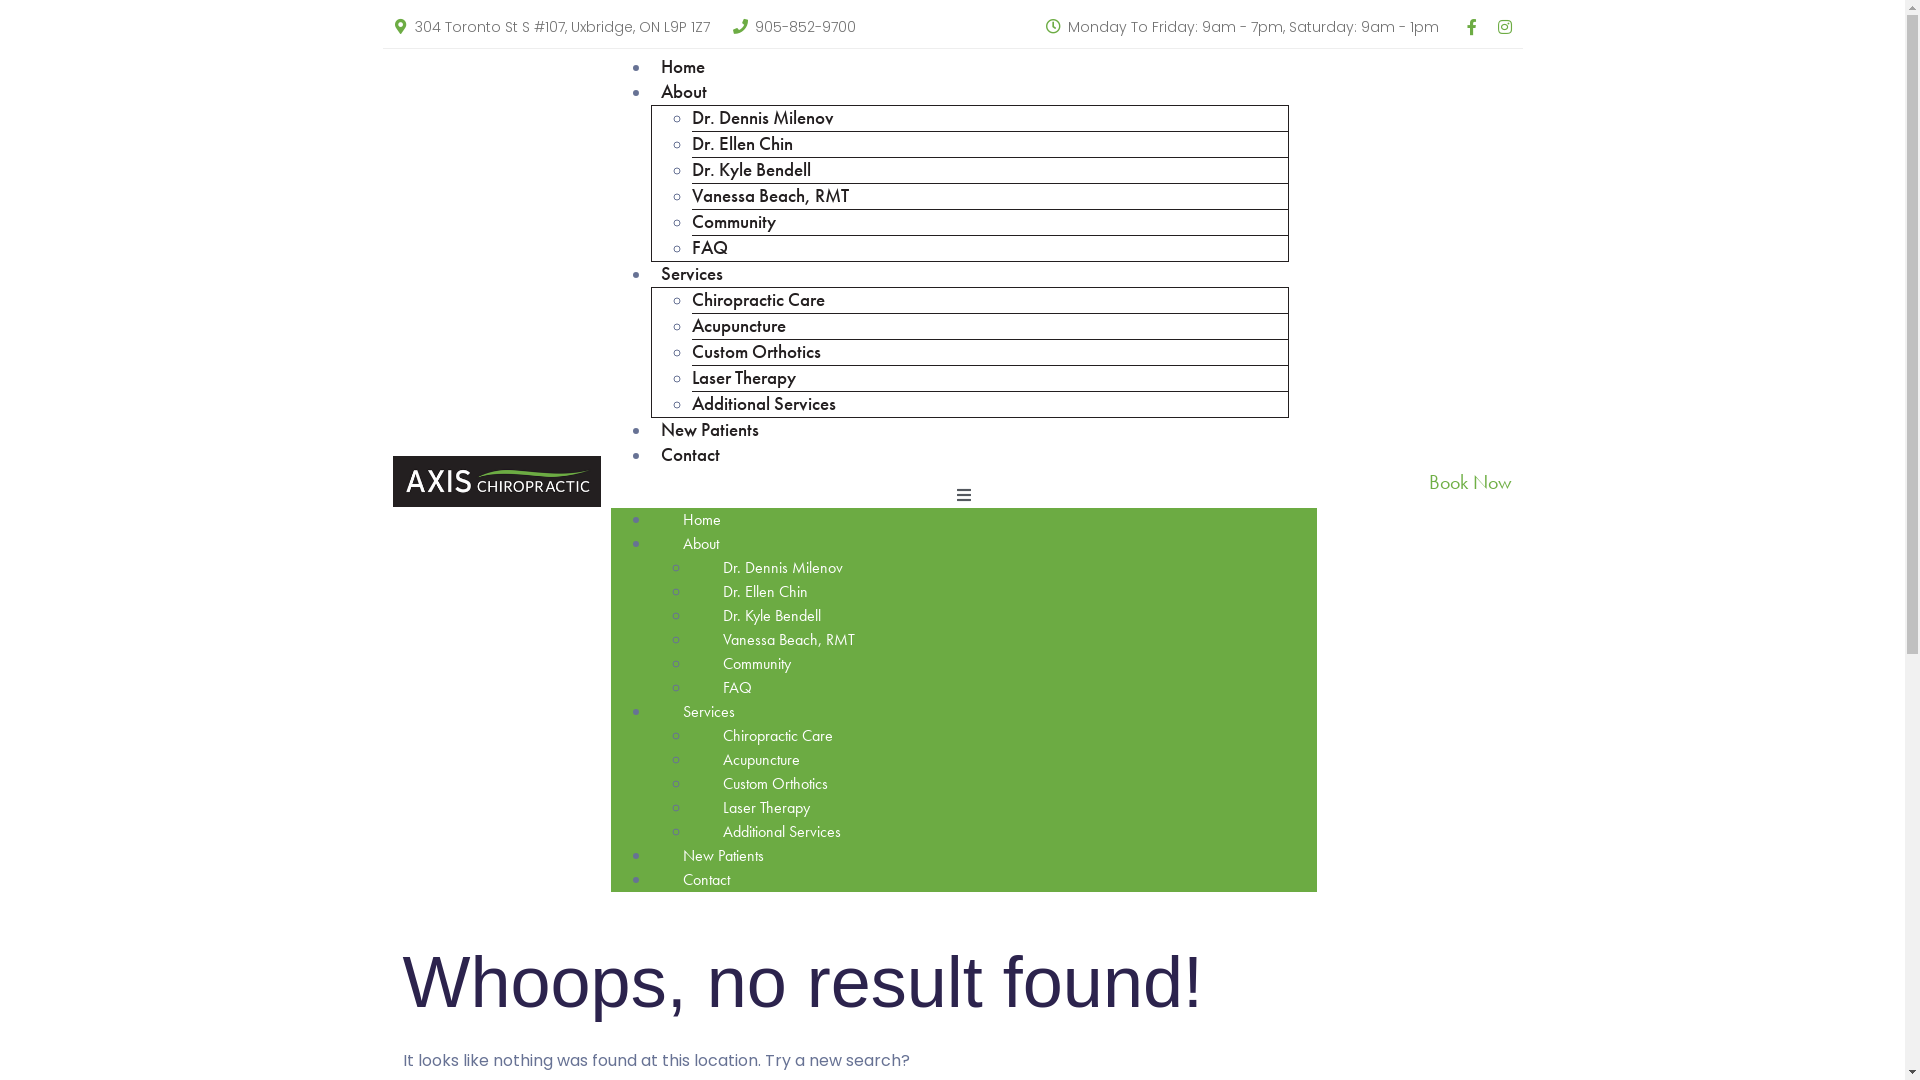  I want to click on 'Services', so click(709, 710).